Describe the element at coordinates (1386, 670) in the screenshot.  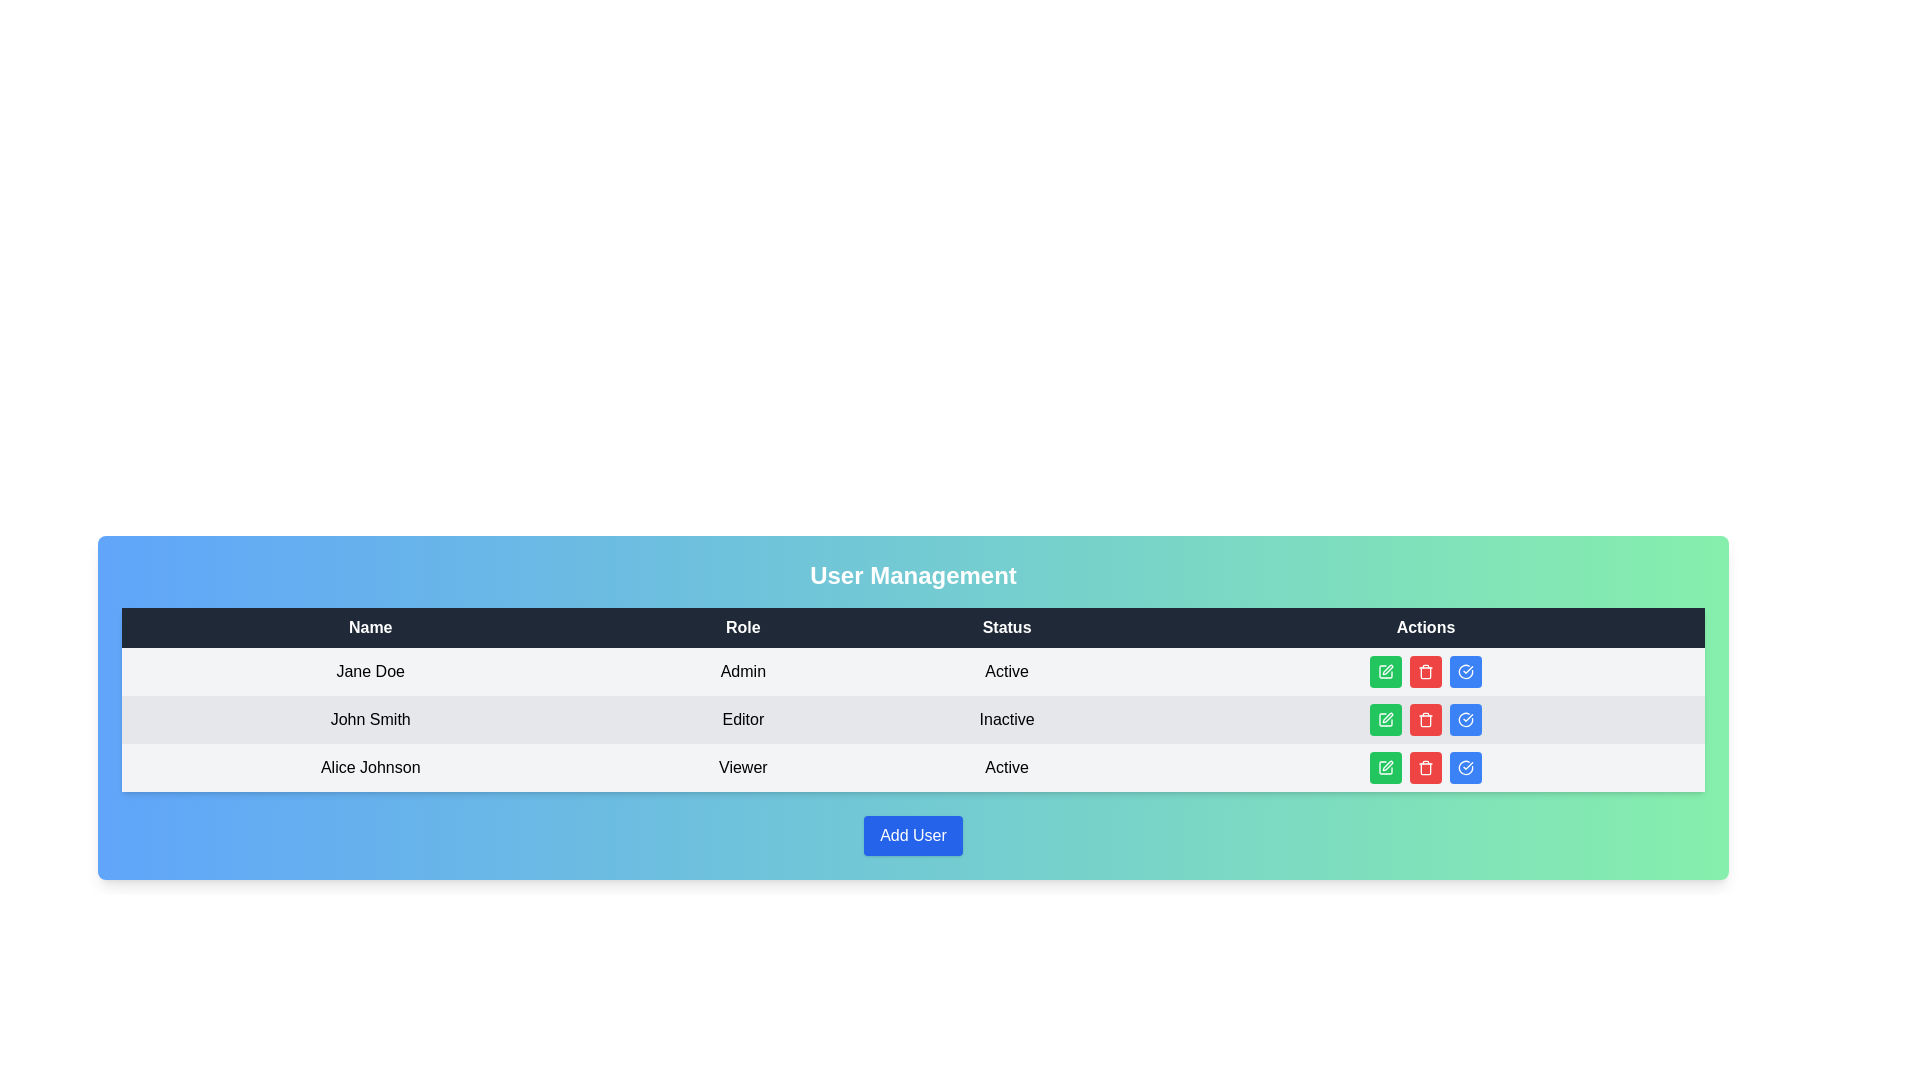
I see `the edit icon resembling a pencil overlaying a square in the Actions column for the user 'Jane Doe' to initiate the edit action` at that location.